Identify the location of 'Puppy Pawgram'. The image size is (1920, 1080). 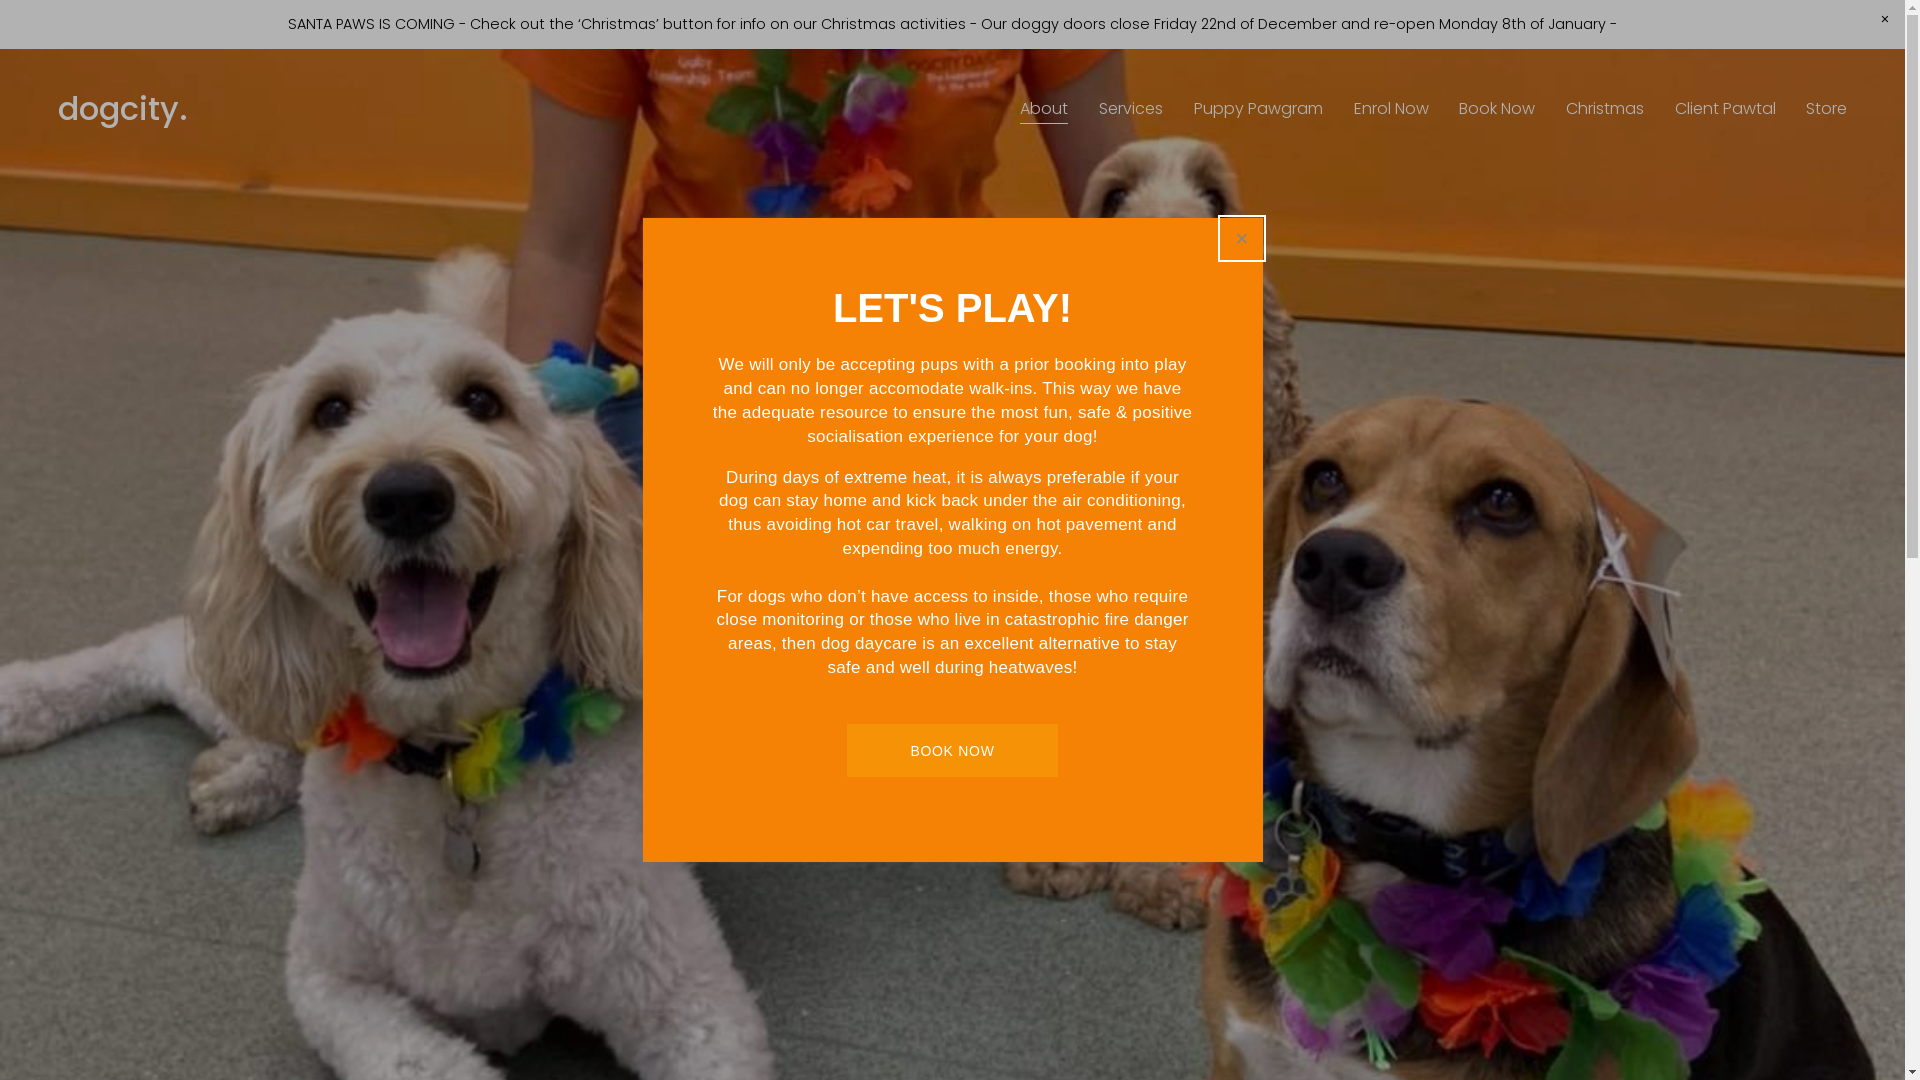
(1257, 110).